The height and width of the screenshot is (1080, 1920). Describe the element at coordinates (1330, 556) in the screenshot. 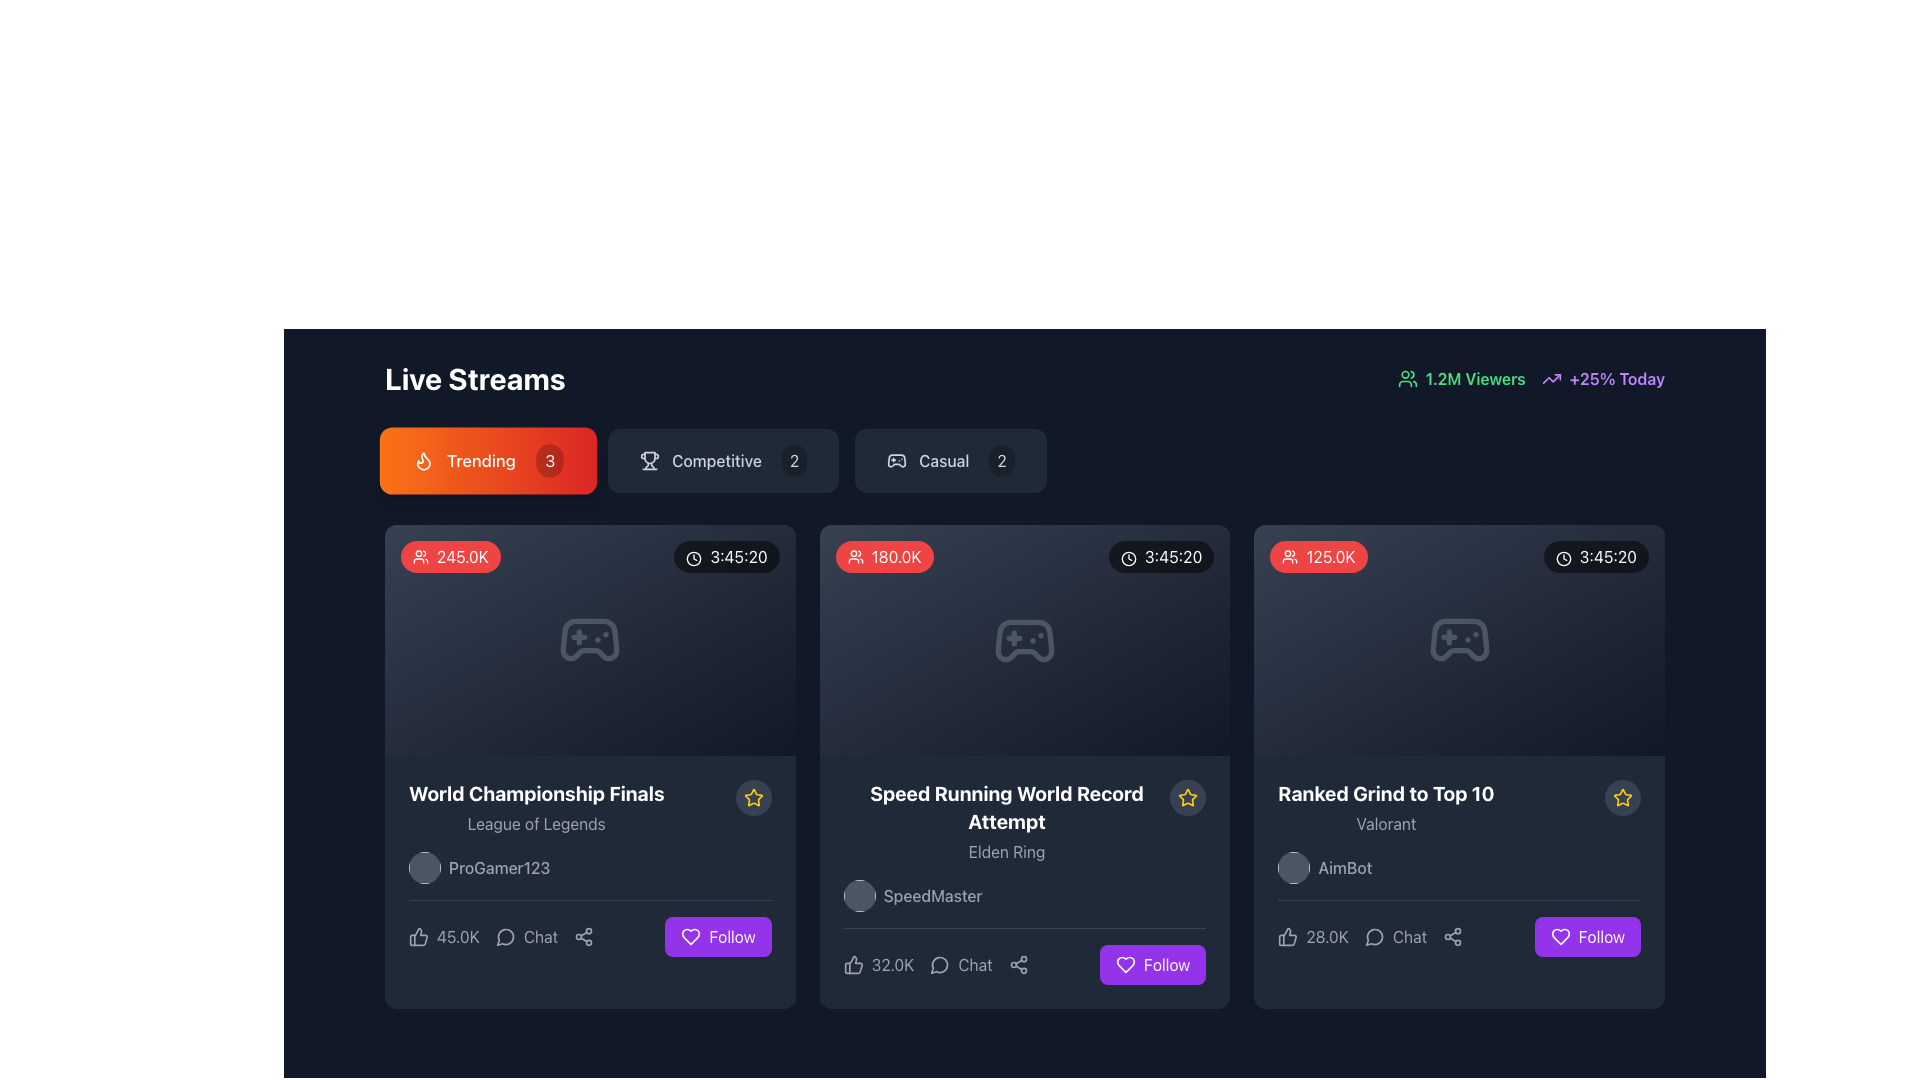

I see `the Text label that displays the number of viewers or participants, which is located at the top-left corner of a stream card, next to a user icon` at that location.